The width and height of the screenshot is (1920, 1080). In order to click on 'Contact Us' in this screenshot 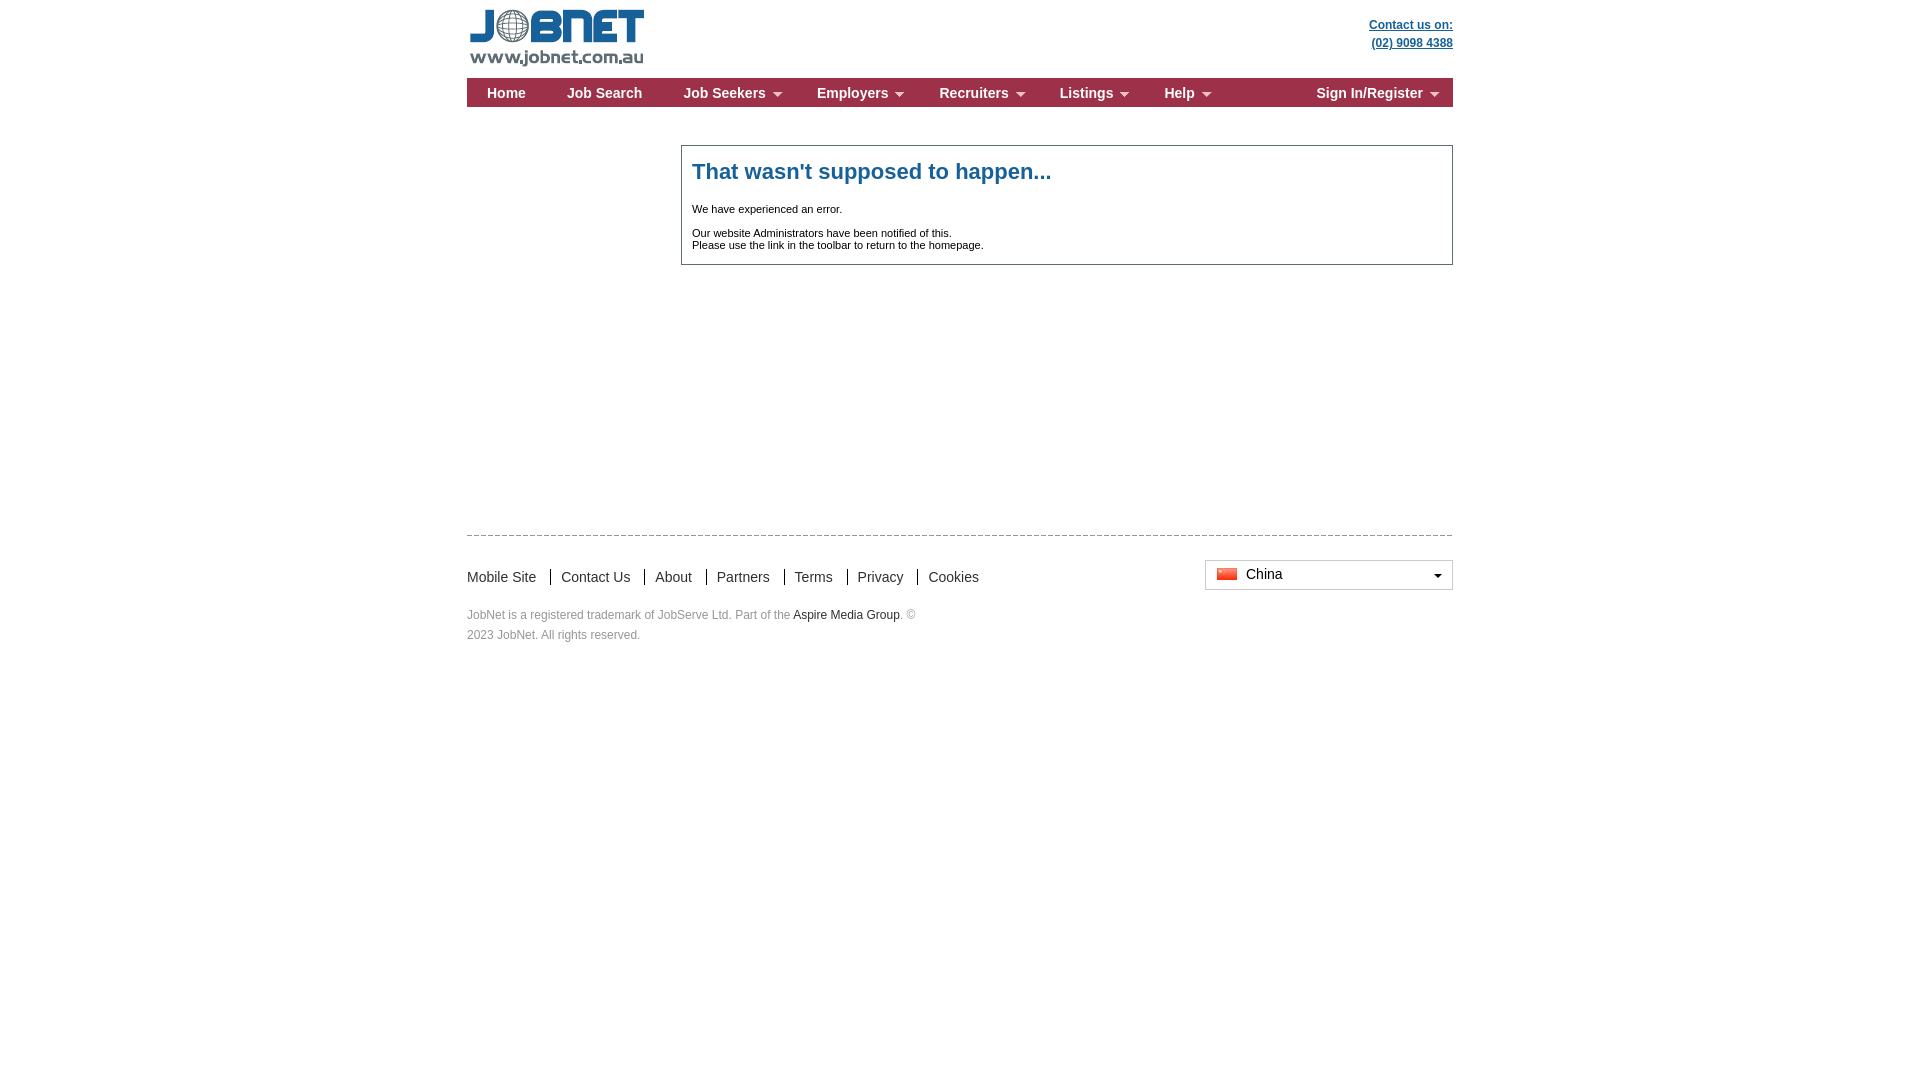, I will do `click(594, 577)`.